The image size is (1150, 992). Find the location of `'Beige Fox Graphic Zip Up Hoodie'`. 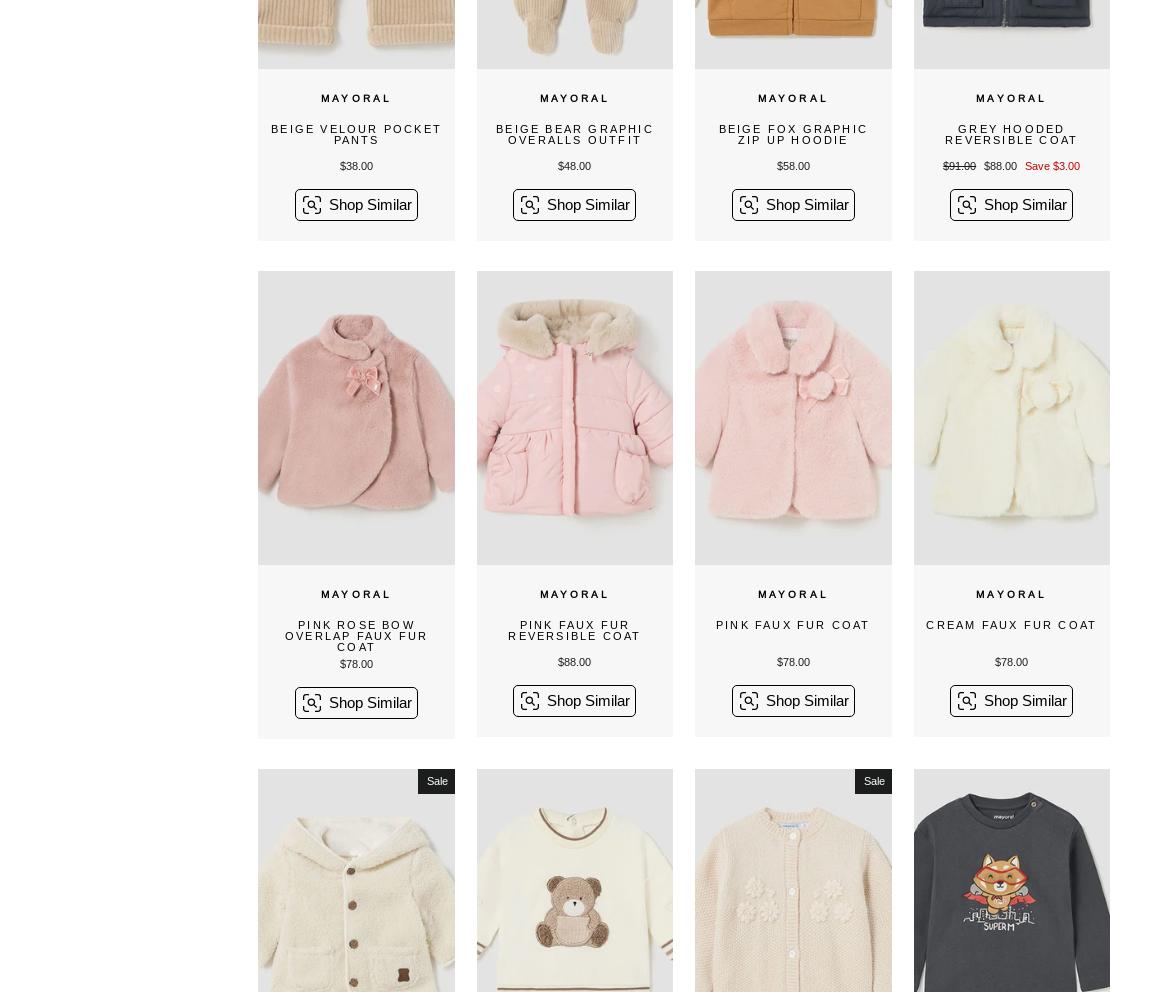

'Beige Fox Graphic Zip Up Hoodie' is located at coordinates (792, 133).